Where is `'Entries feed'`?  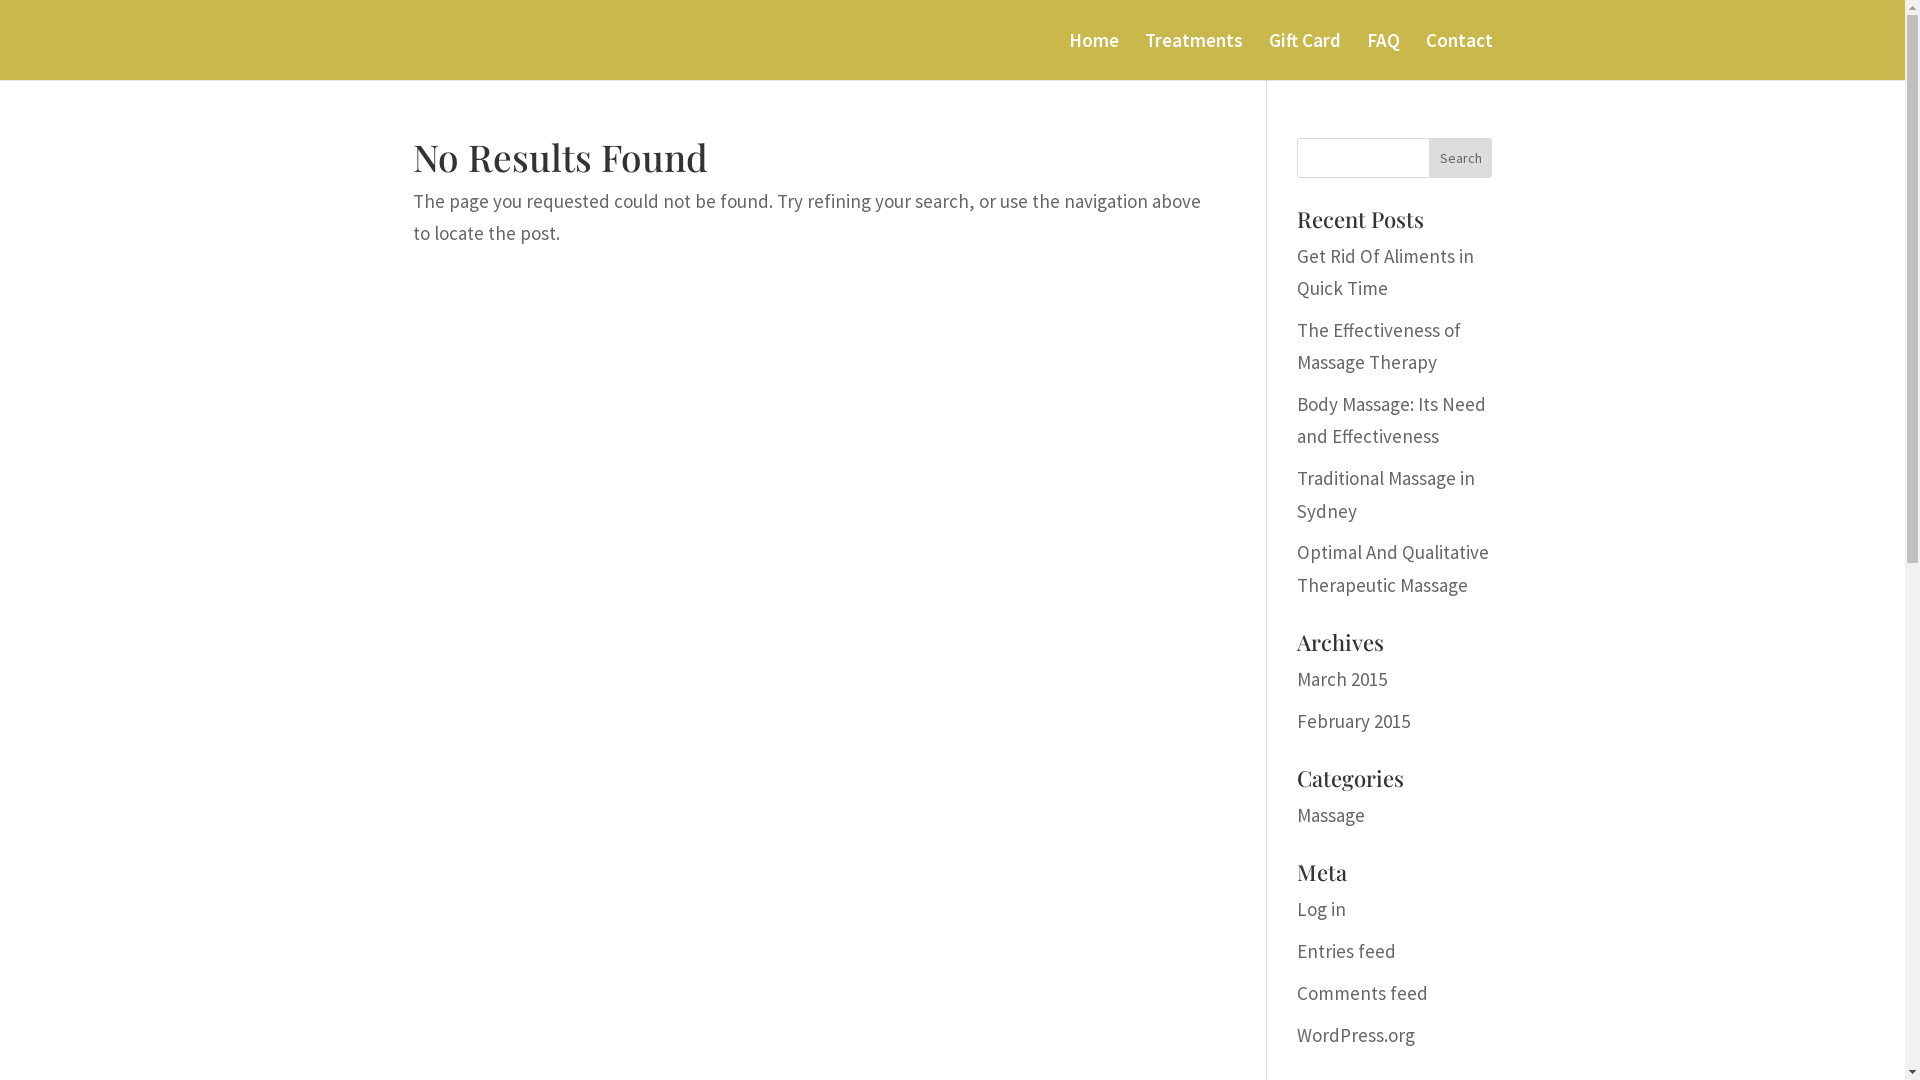 'Entries feed' is located at coordinates (1346, 950).